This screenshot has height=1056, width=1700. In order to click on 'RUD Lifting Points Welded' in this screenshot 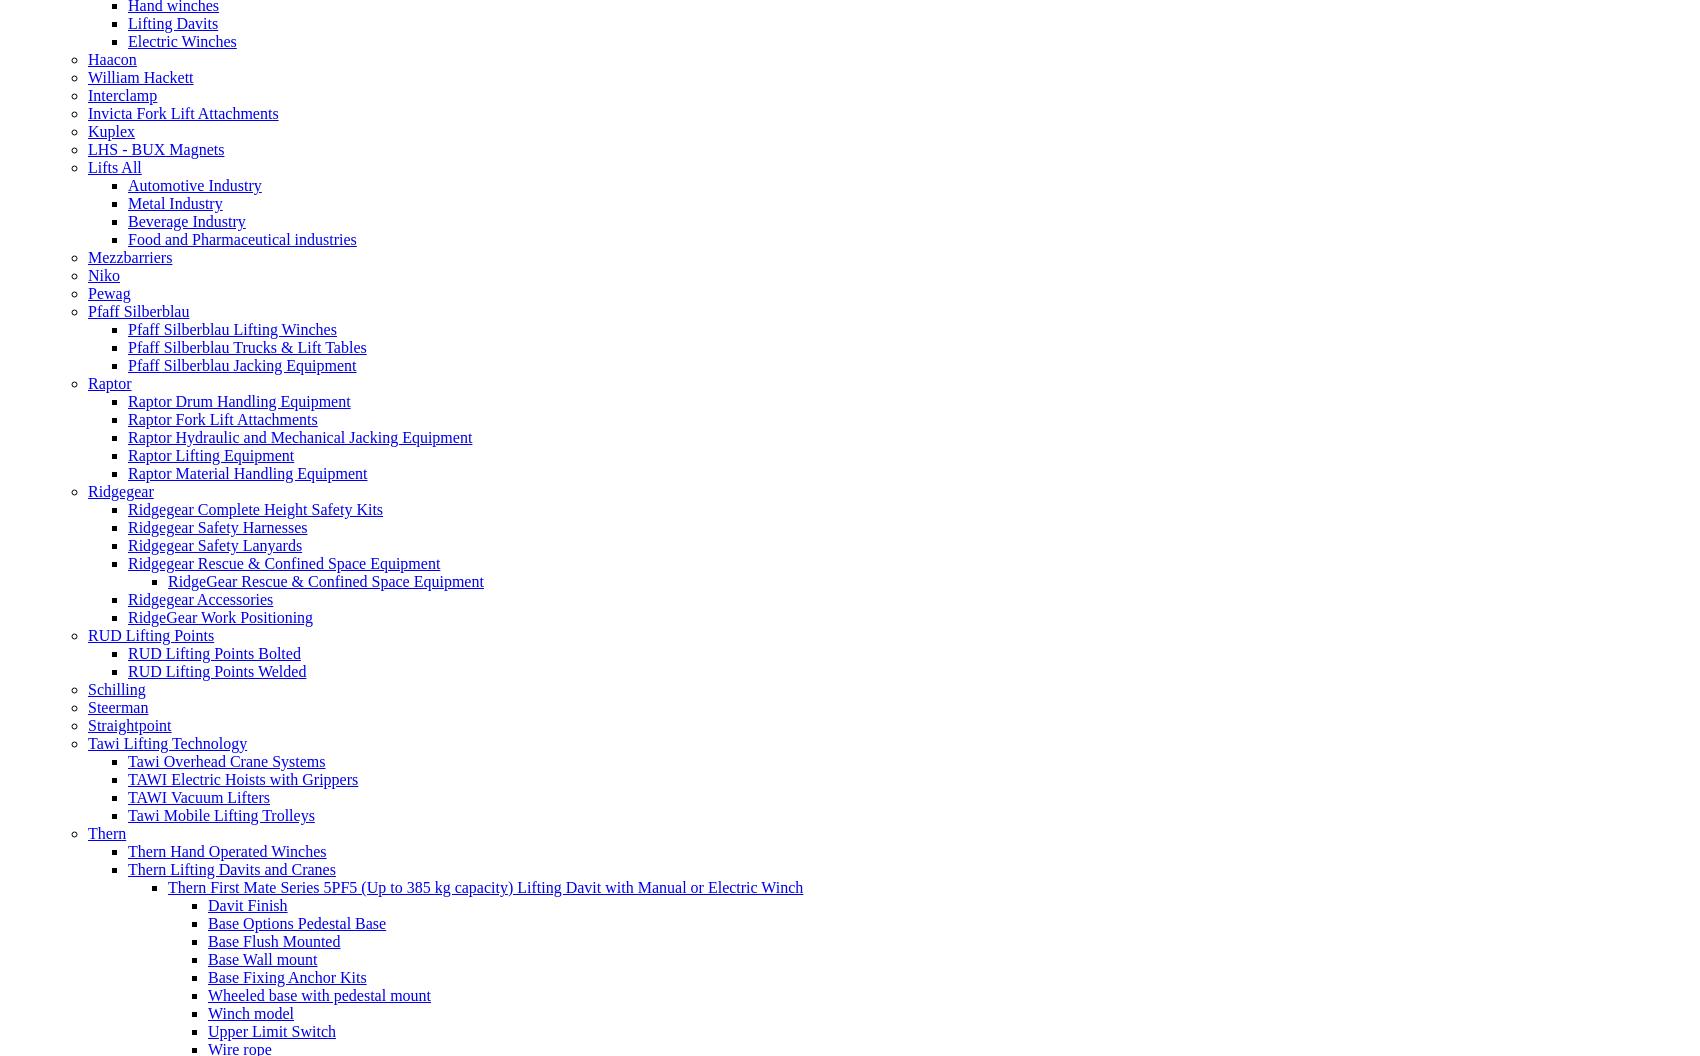, I will do `click(216, 670)`.